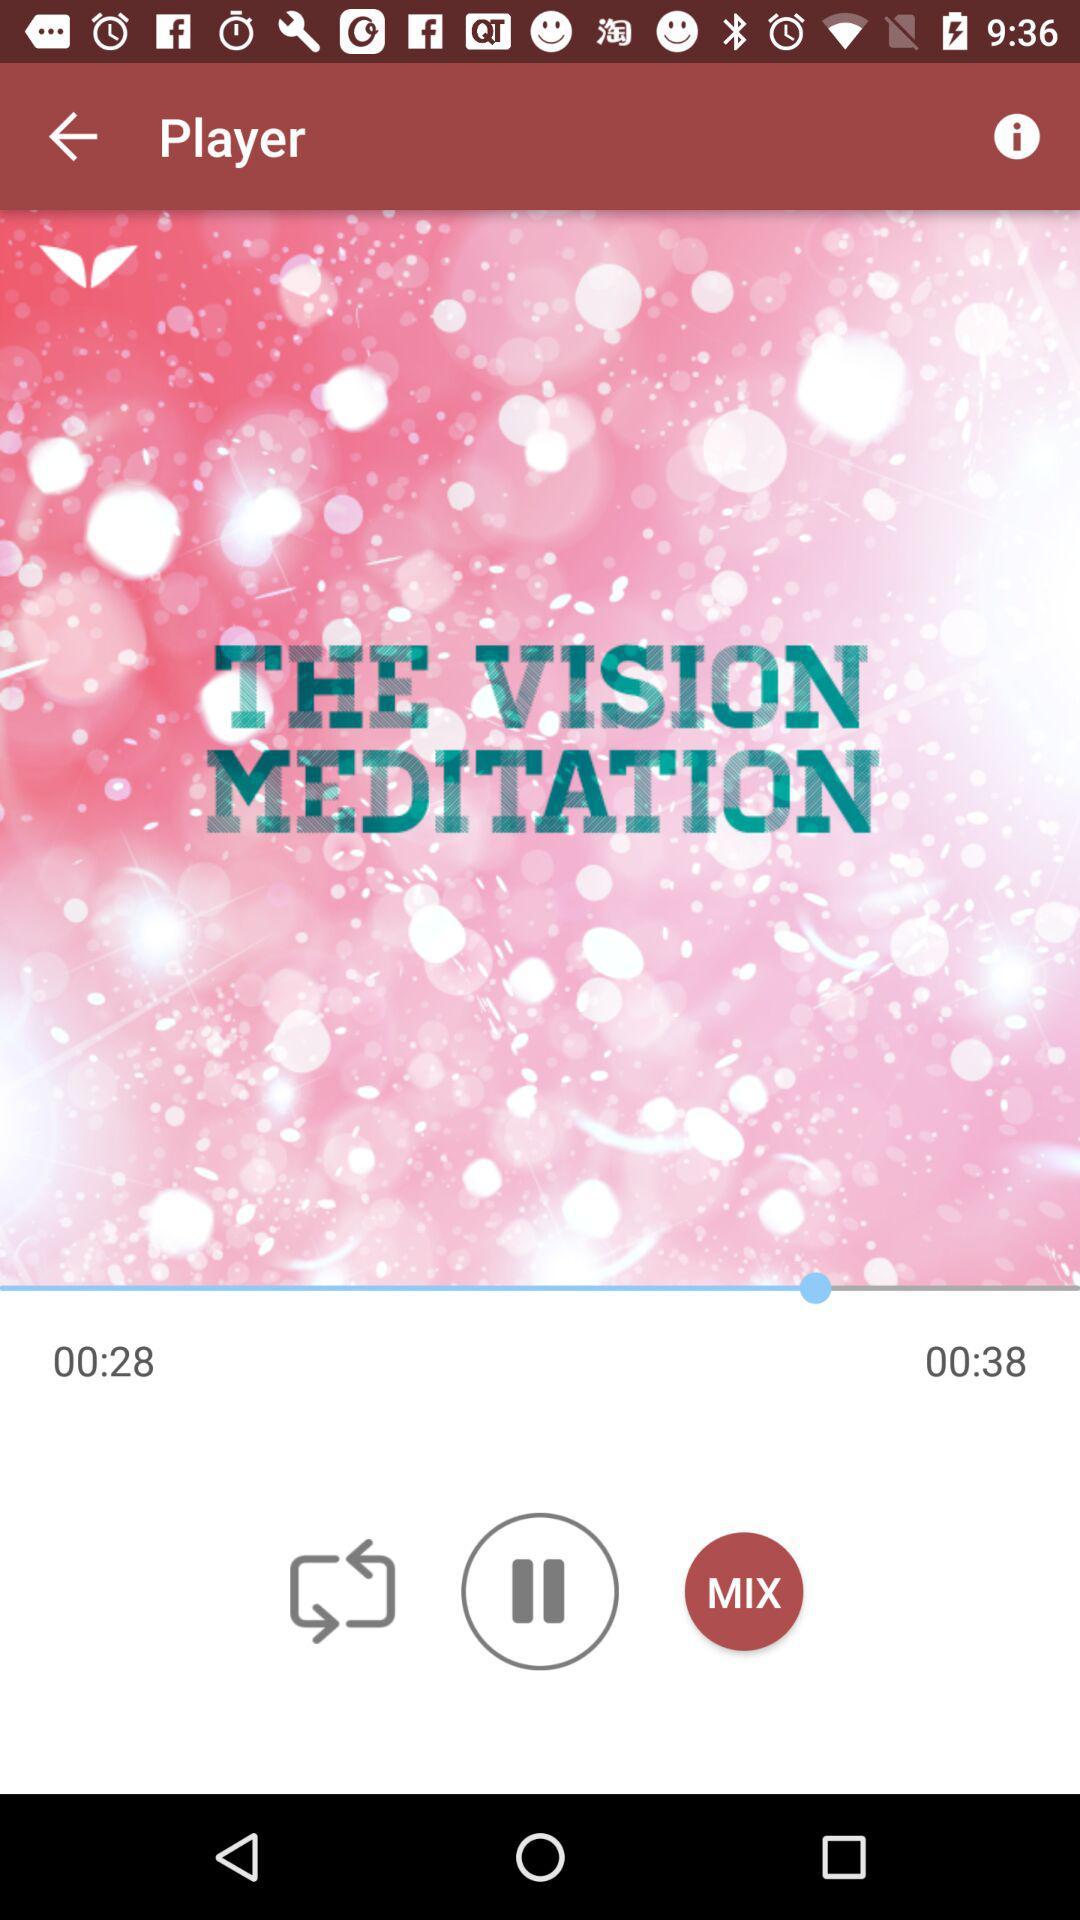 The width and height of the screenshot is (1080, 1920). I want to click on item to the right of the off item, so click(540, 1590).